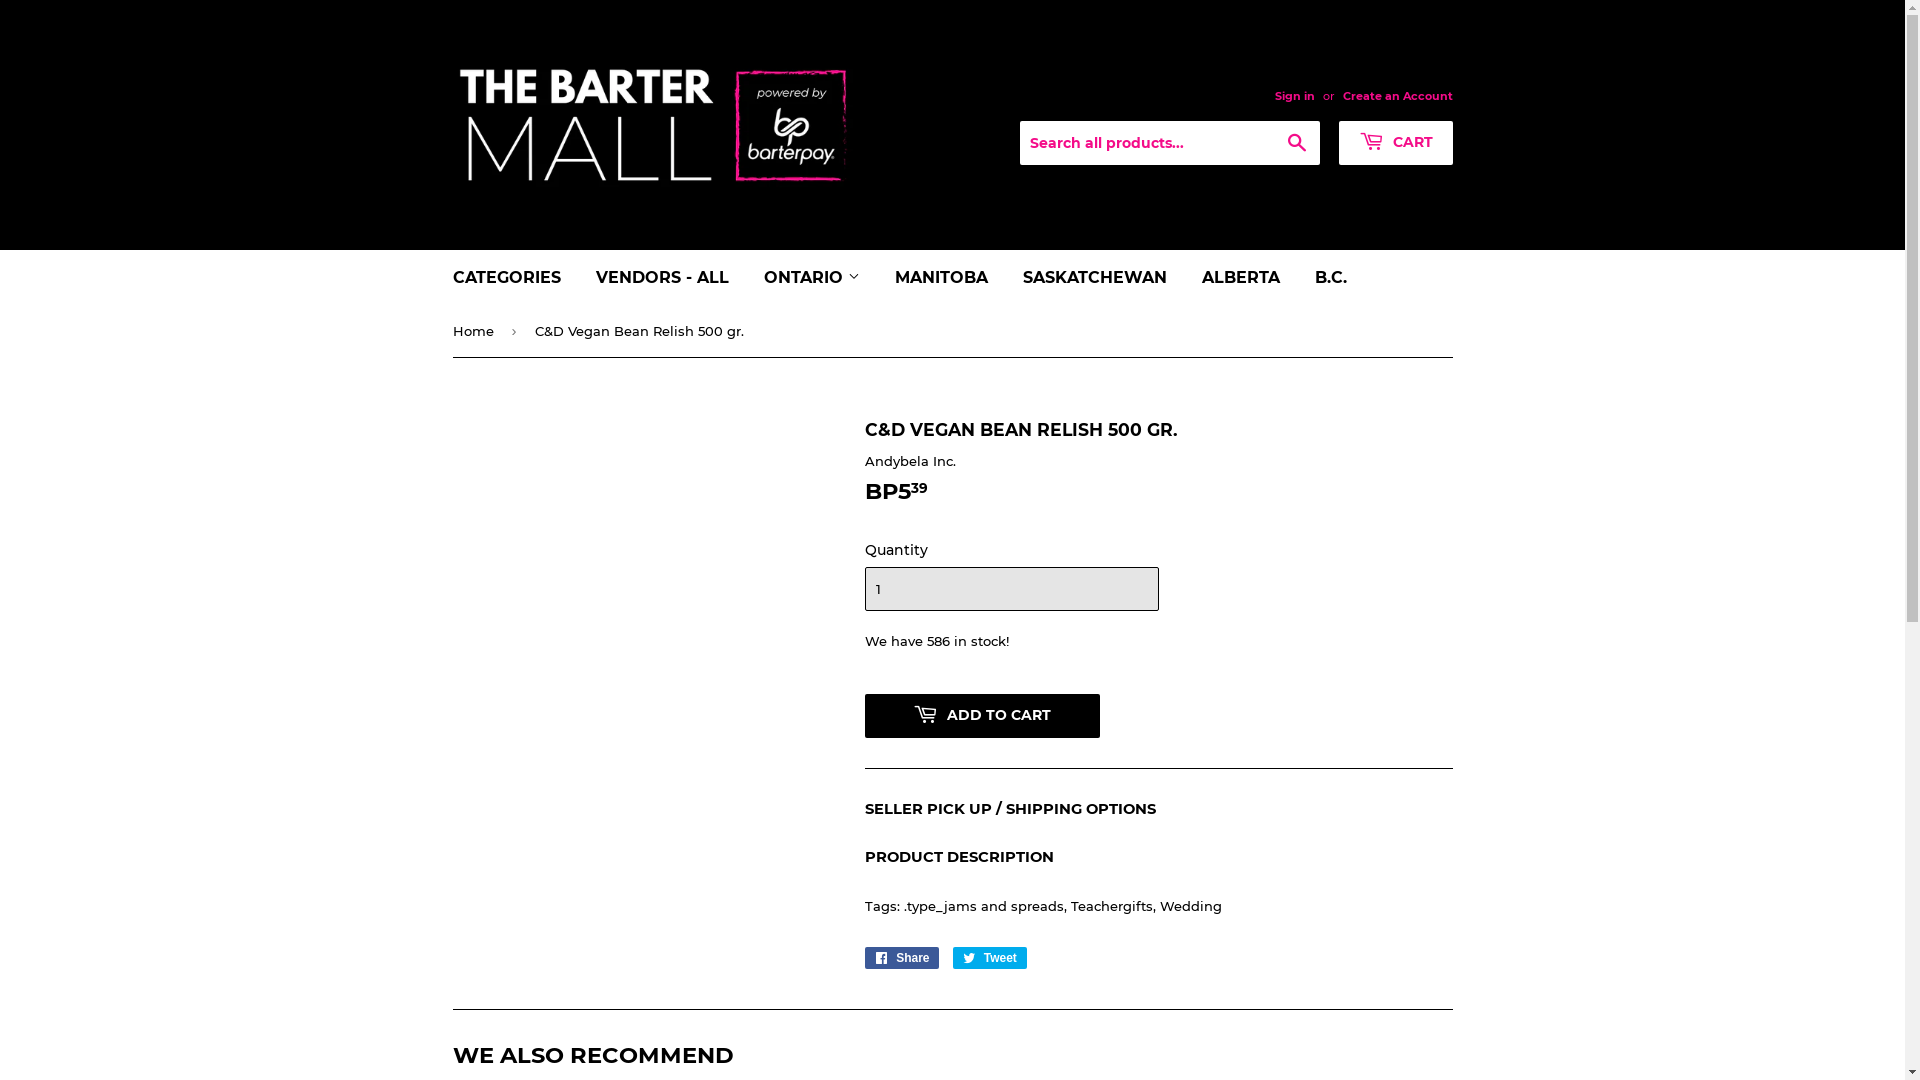 The image size is (1920, 1080). I want to click on 'Teachergifts', so click(1109, 906).